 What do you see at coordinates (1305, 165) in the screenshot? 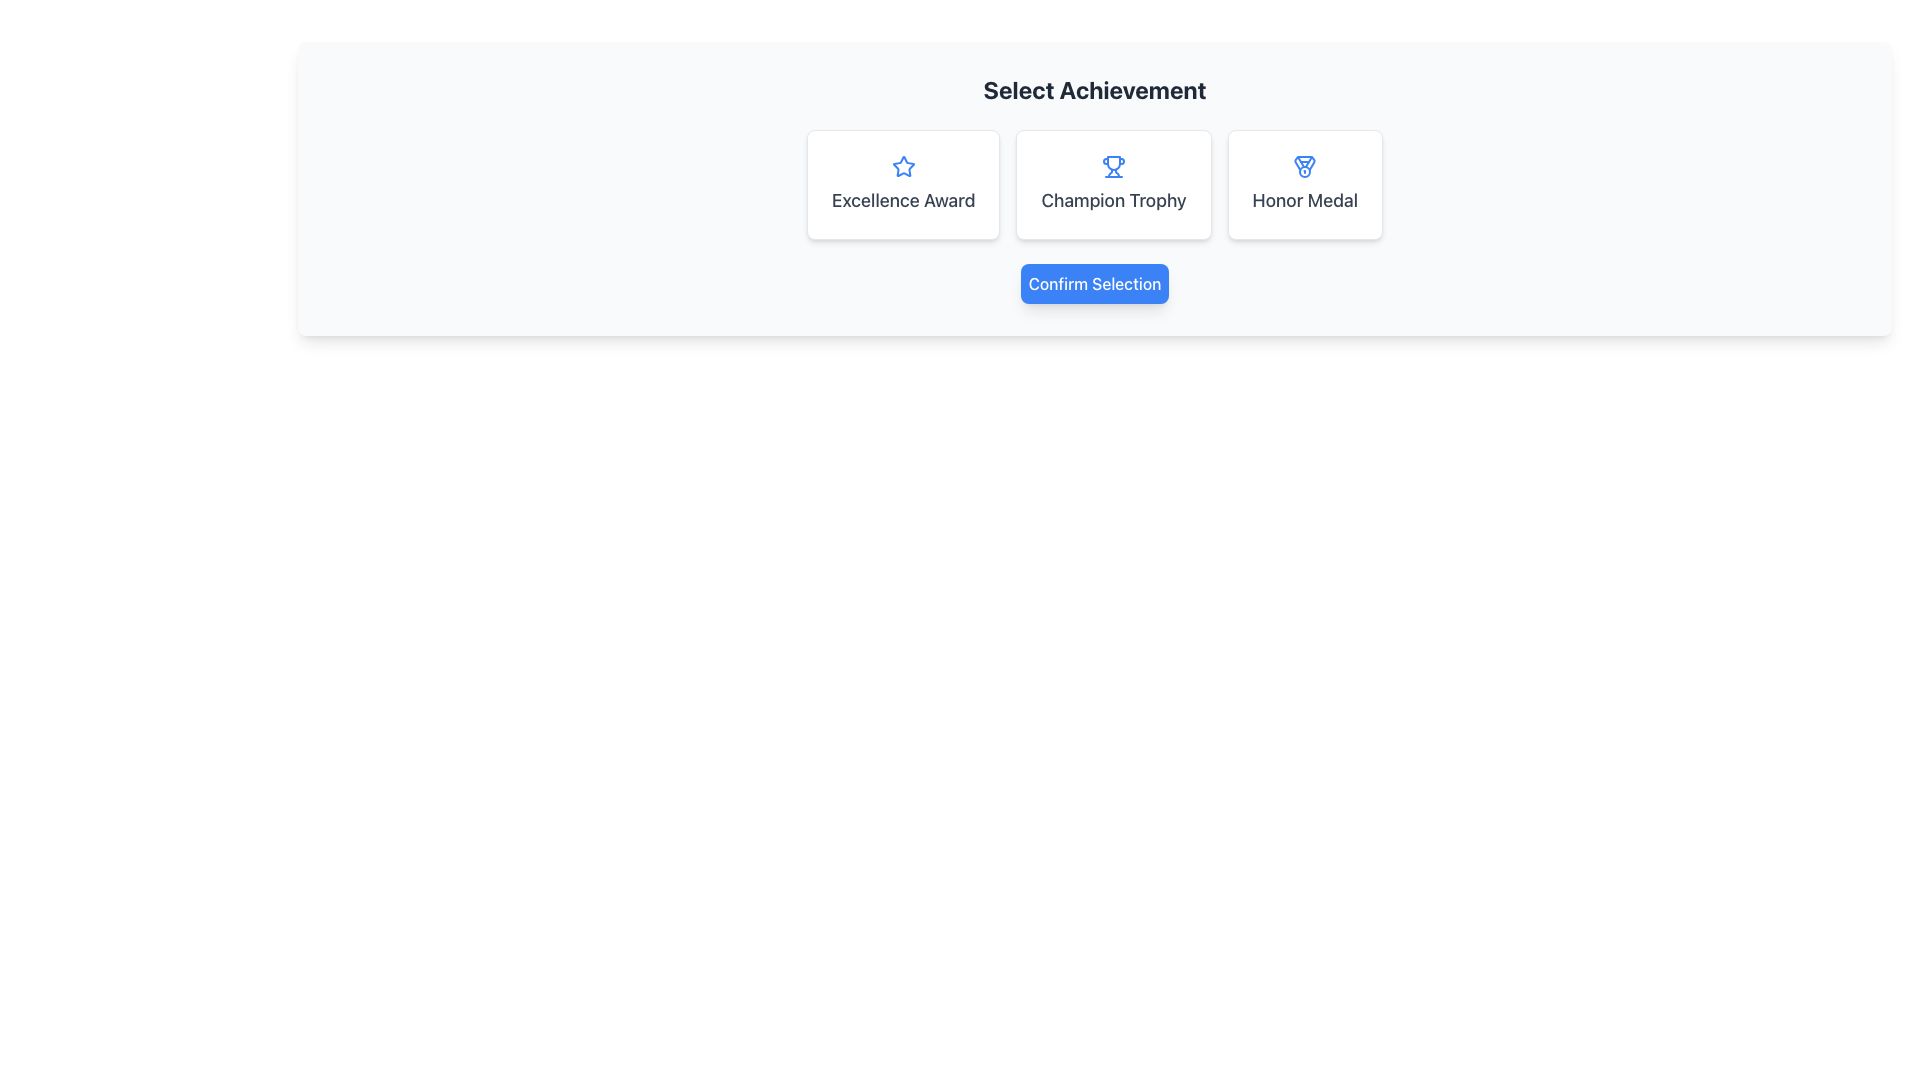
I see `the decorative medal icon representing the 'Honor Medal' in the achievement selection interface, which is the third option among three horizontally aligned options` at bounding box center [1305, 165].